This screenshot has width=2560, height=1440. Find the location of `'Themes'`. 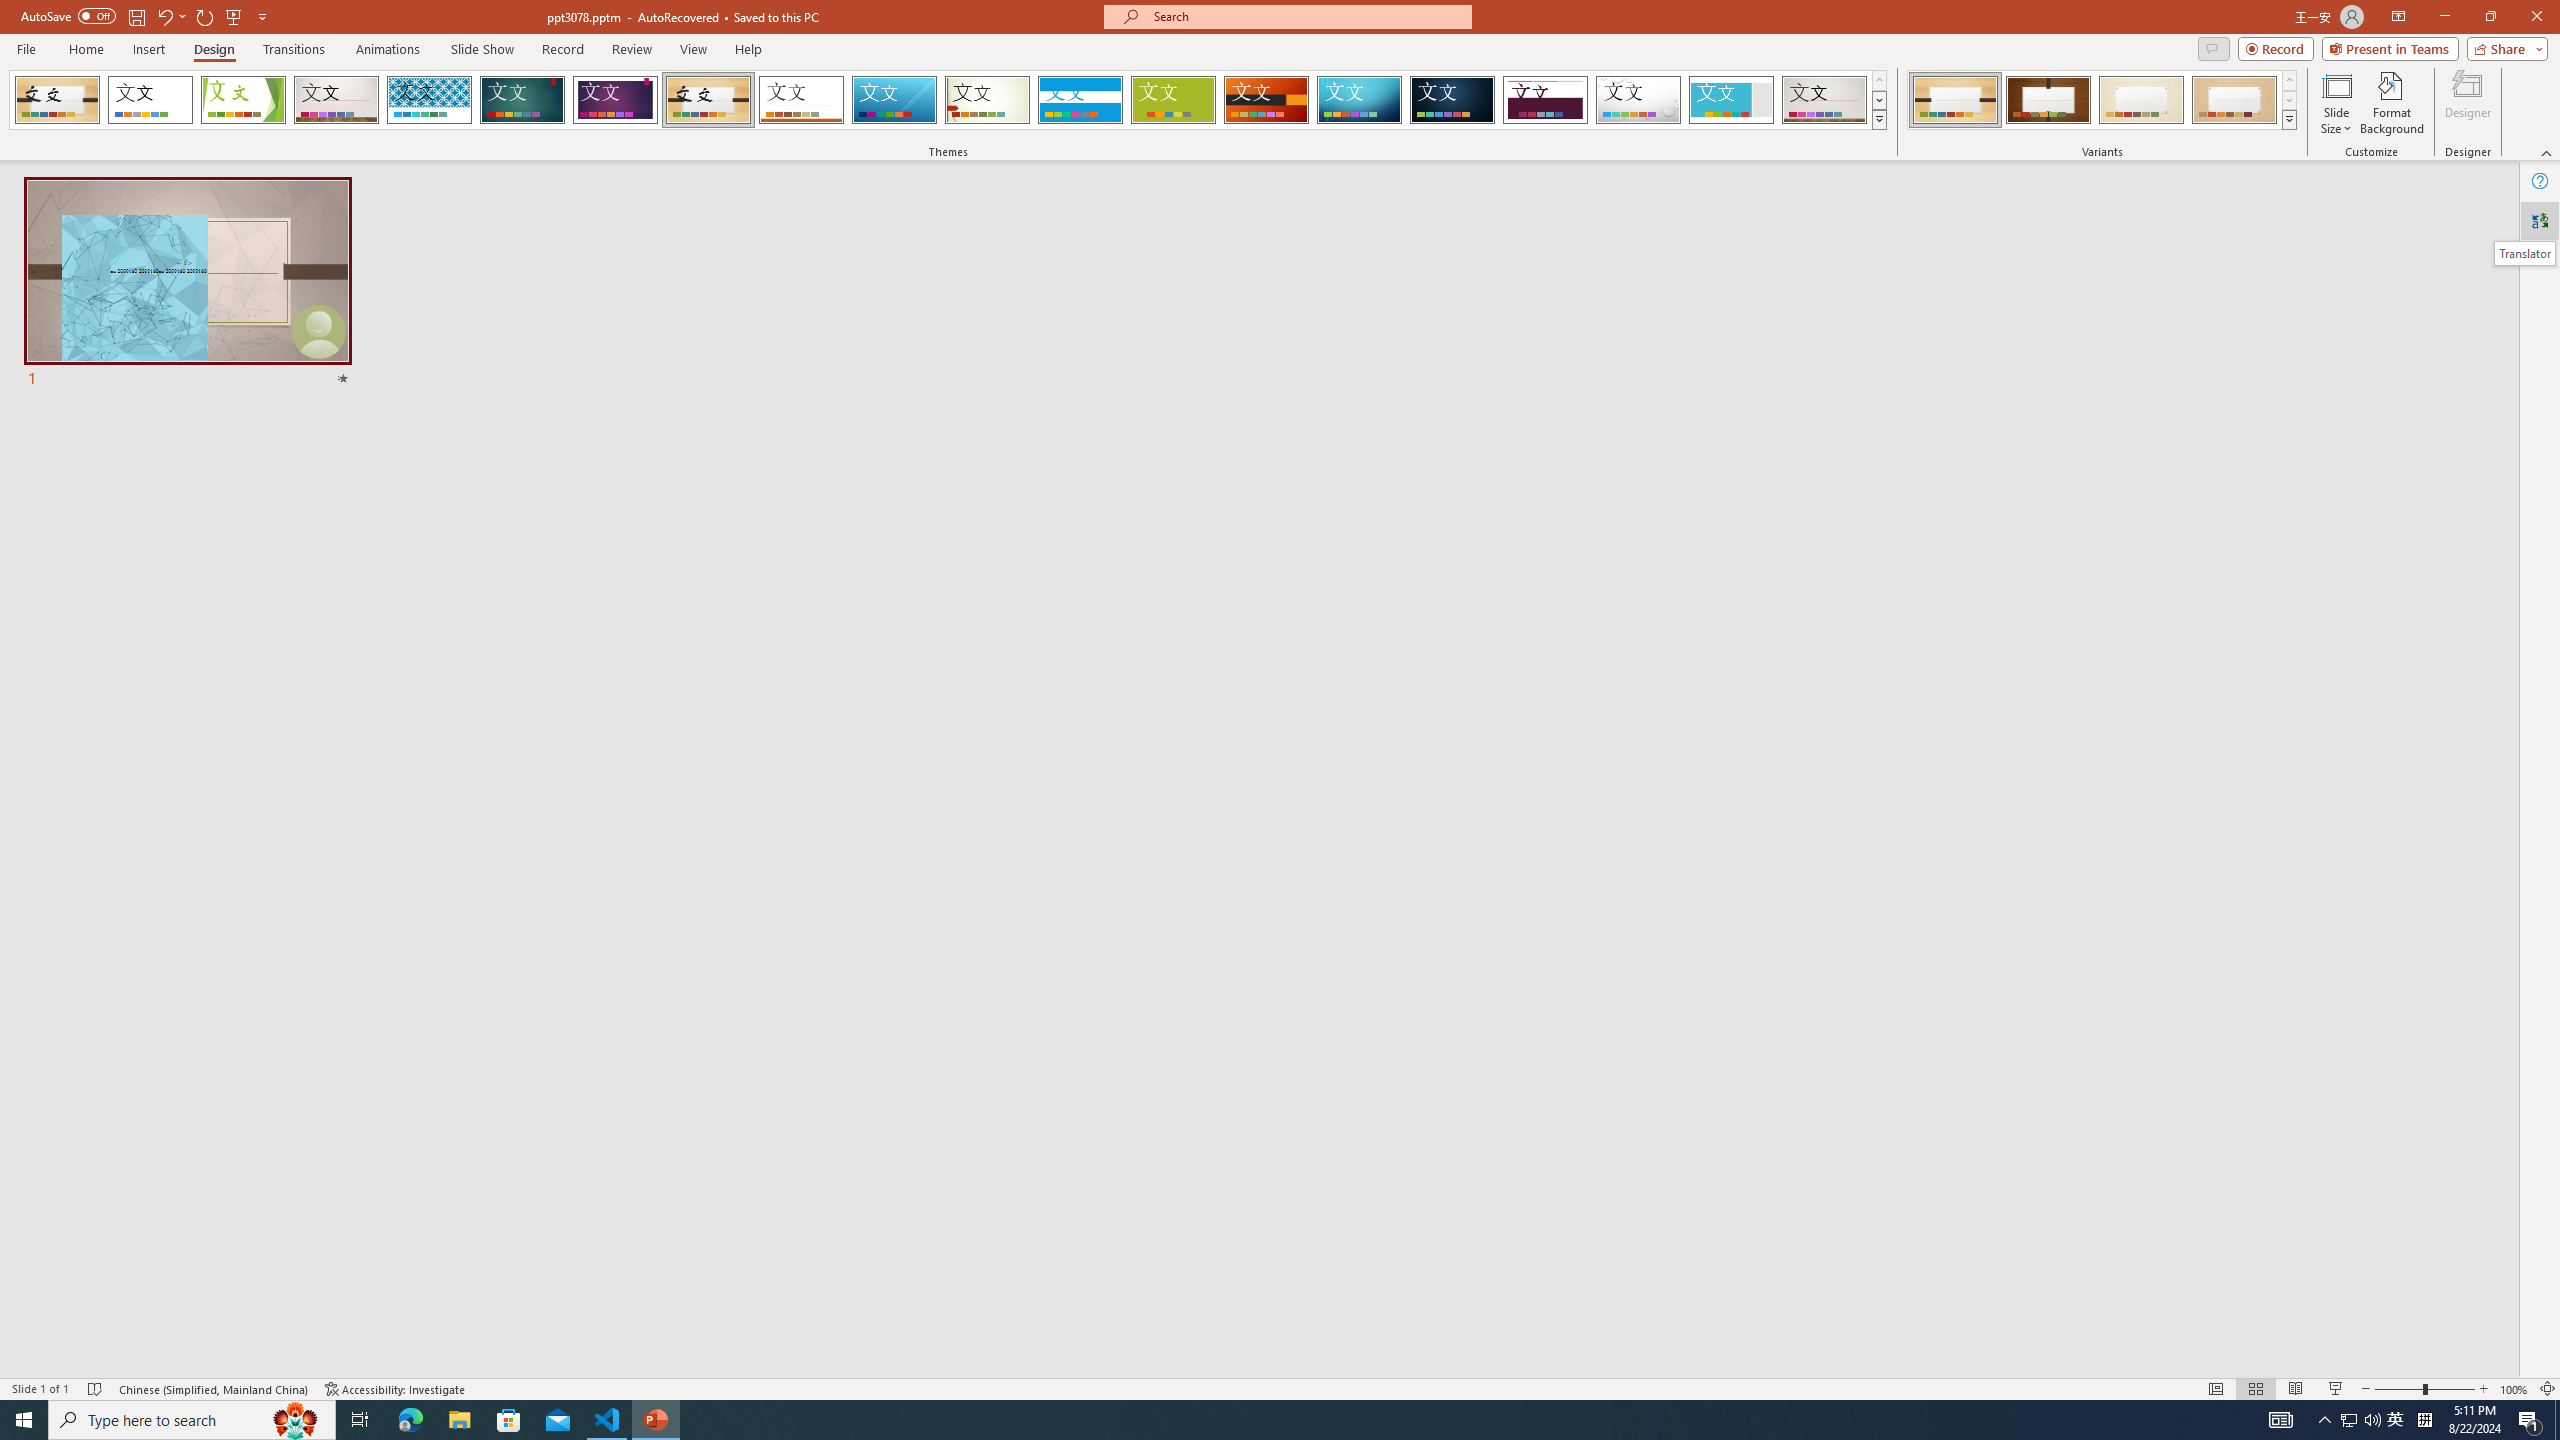

'Themes' is located at coordinates (1879, 118).